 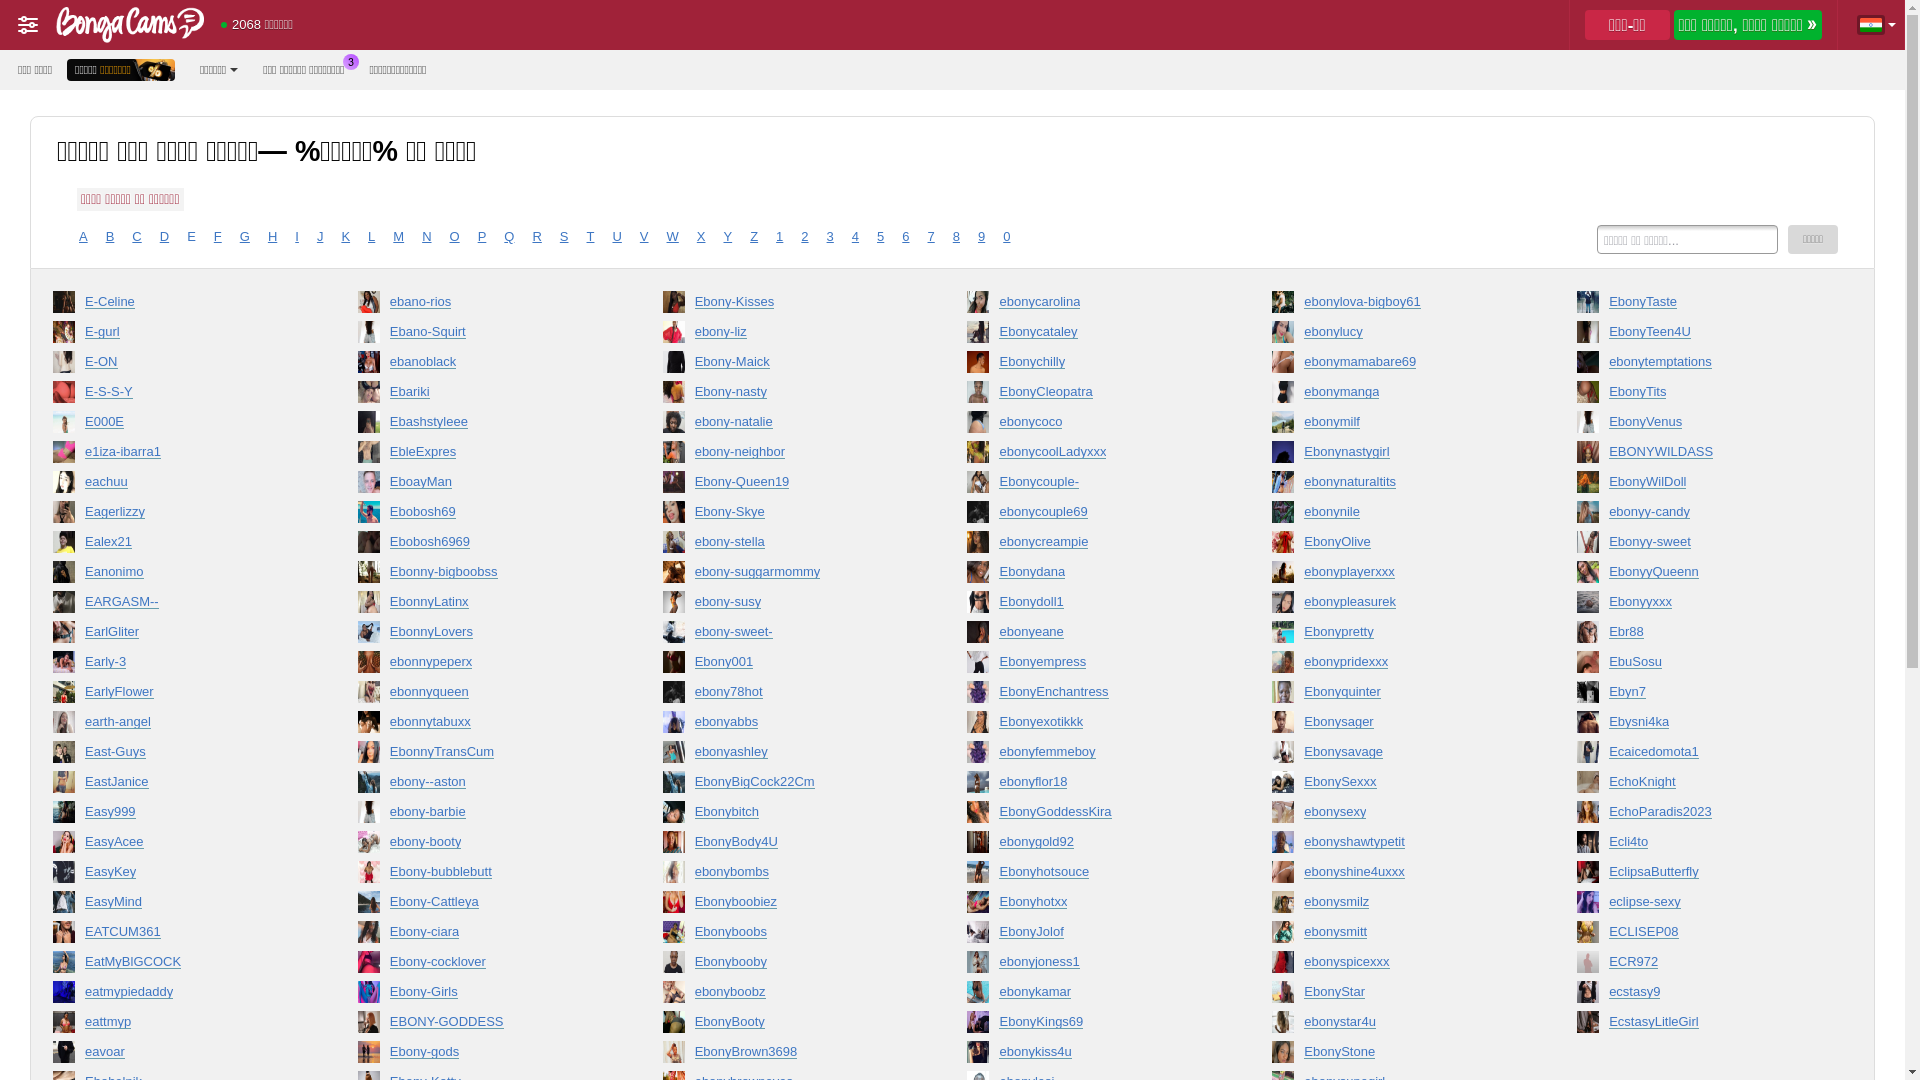 I want to click on 'Ebony001', so click(x=786, y=666).